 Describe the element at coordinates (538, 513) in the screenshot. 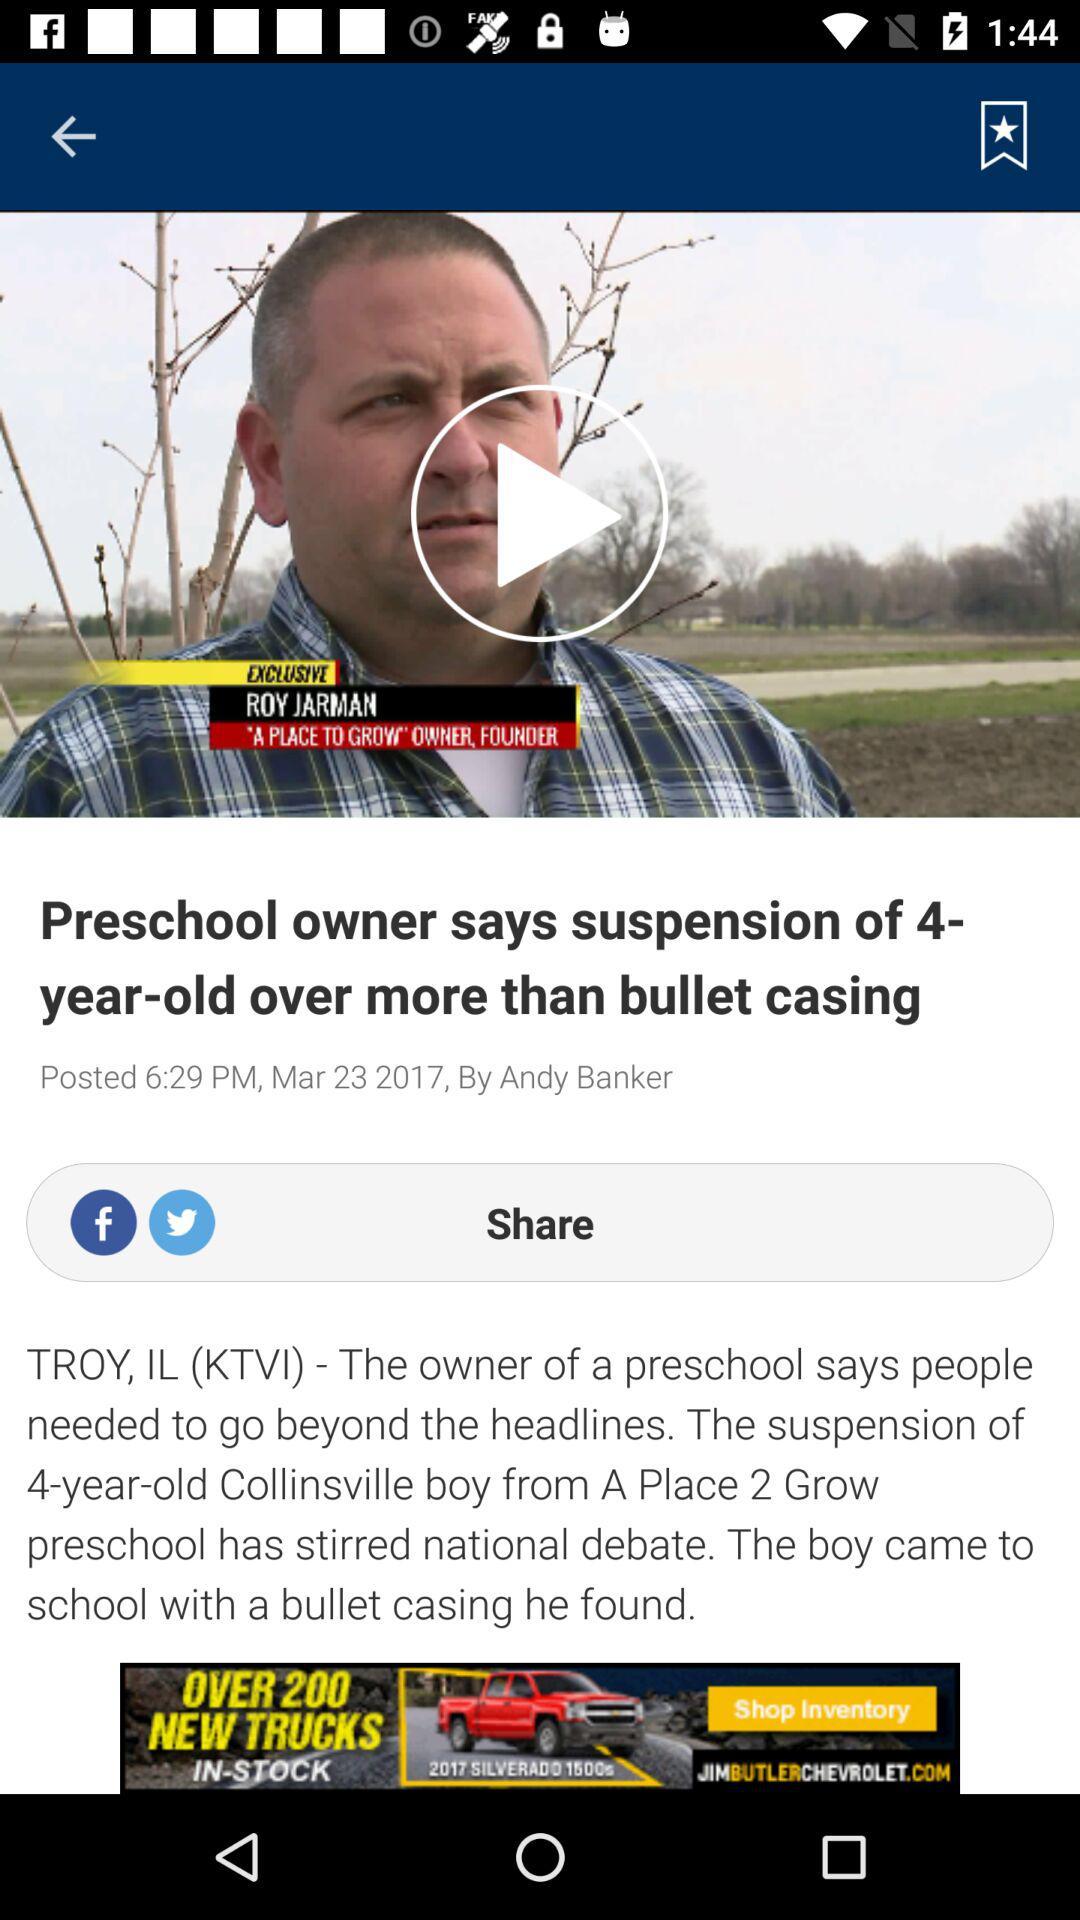

I see `the video` at that location.